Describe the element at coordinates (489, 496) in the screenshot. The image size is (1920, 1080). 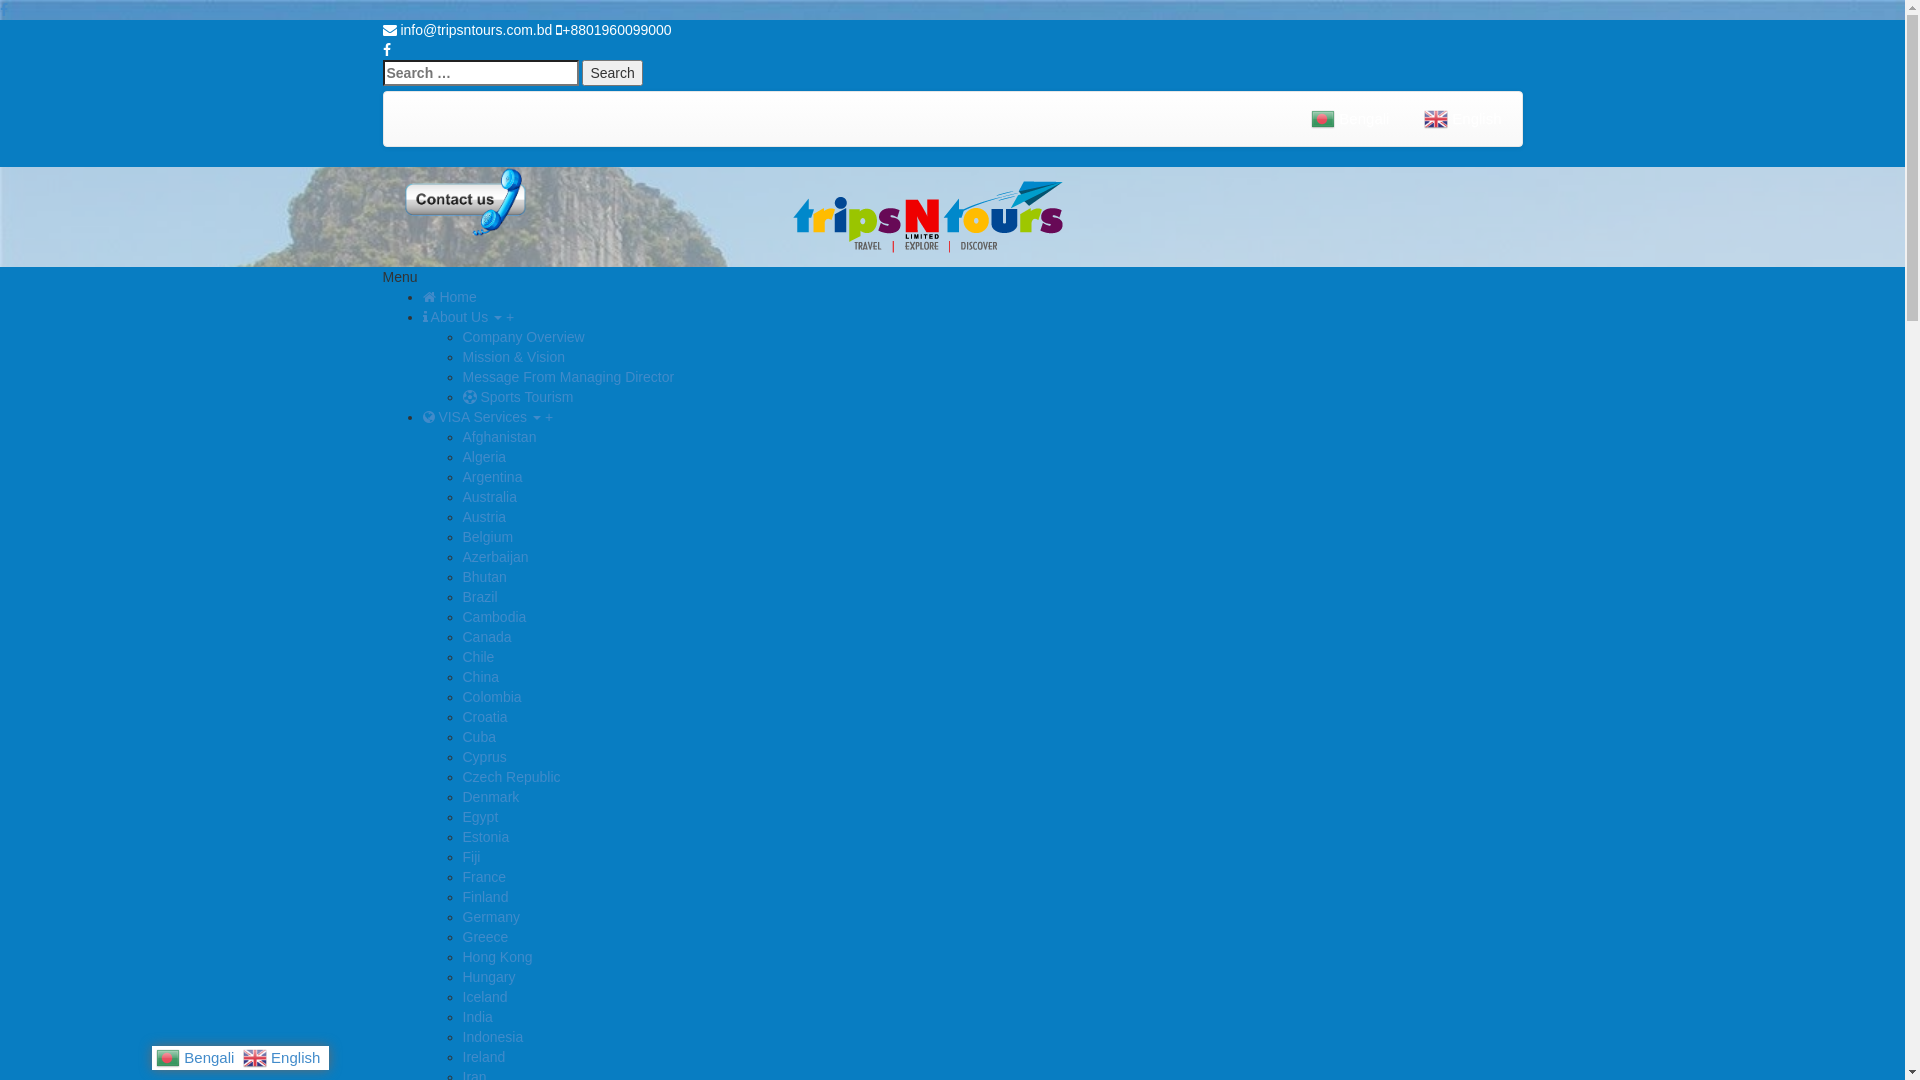
I see `'Australia'` at that location.